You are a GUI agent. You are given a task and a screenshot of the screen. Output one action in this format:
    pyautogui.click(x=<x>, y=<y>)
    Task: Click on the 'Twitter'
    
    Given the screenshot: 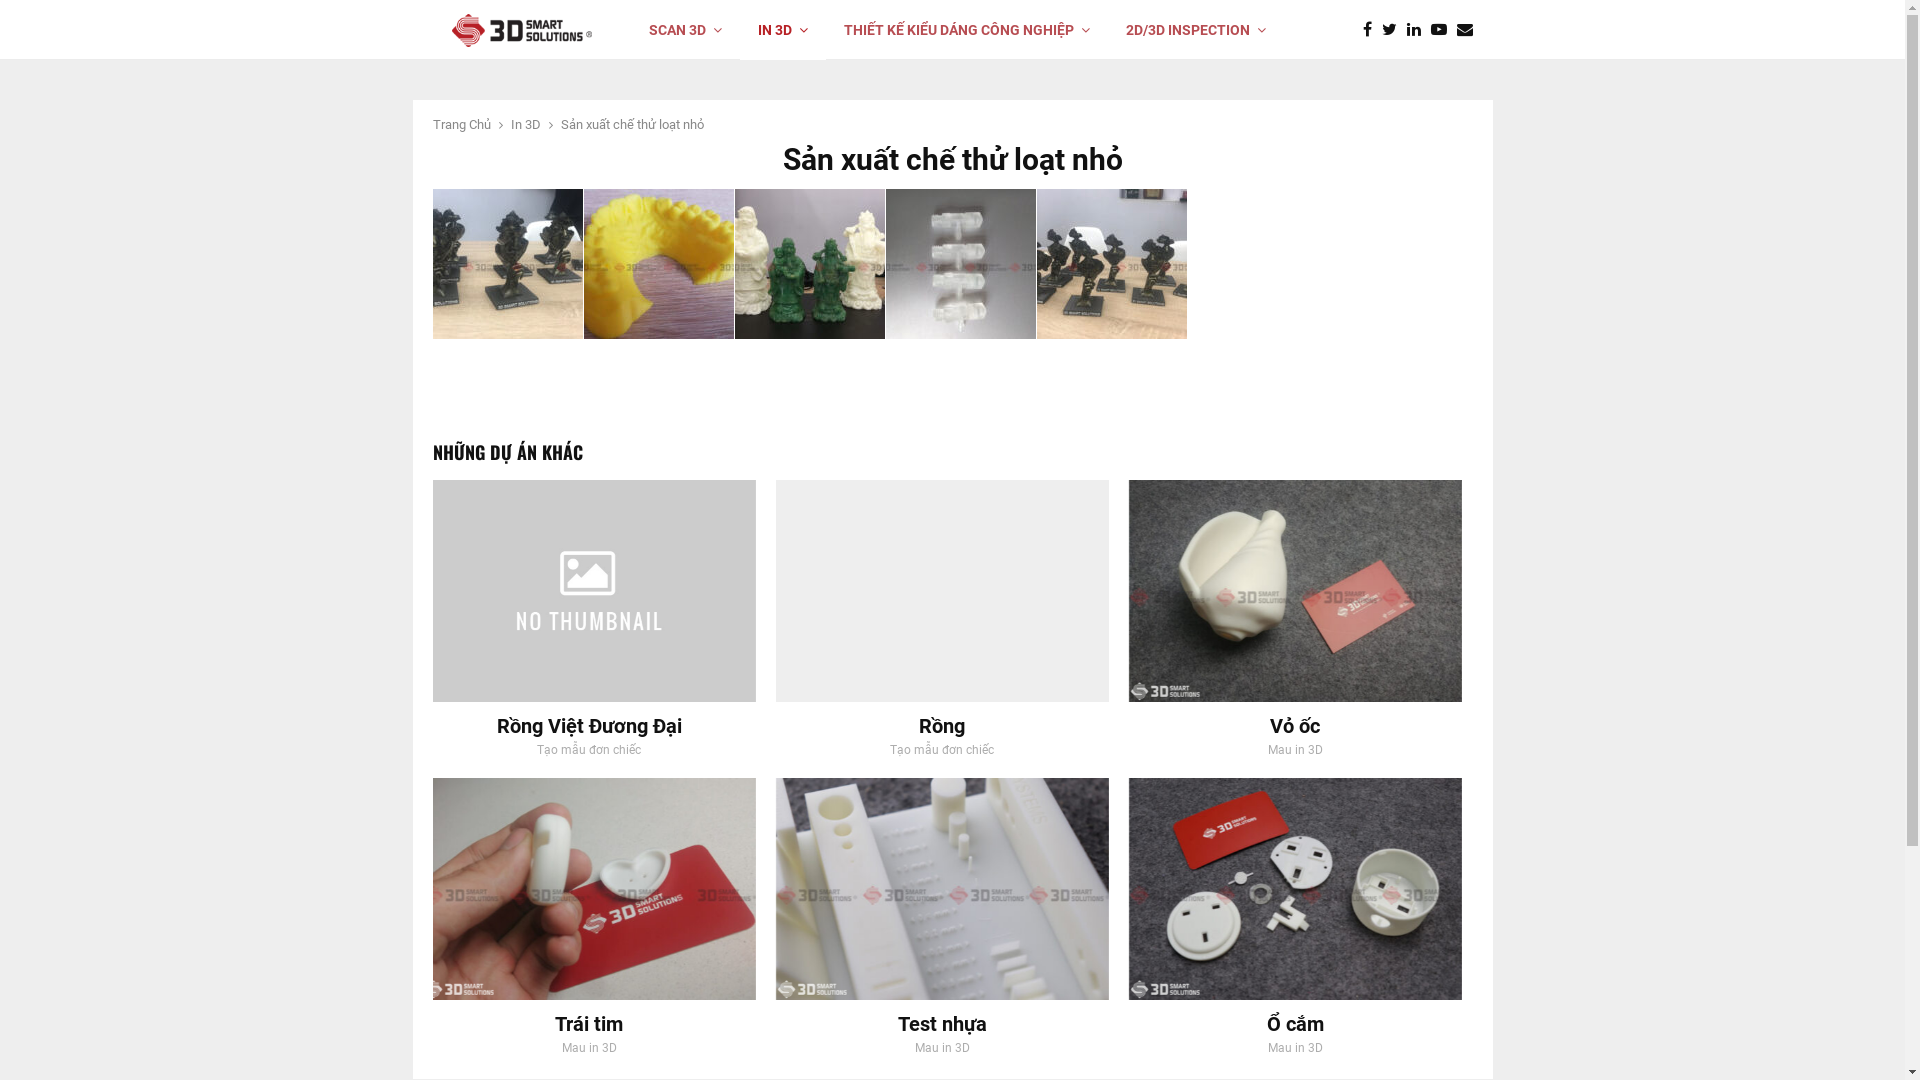 What is the action you would take?
    pyautogui.click(x=1381, y=30)
    